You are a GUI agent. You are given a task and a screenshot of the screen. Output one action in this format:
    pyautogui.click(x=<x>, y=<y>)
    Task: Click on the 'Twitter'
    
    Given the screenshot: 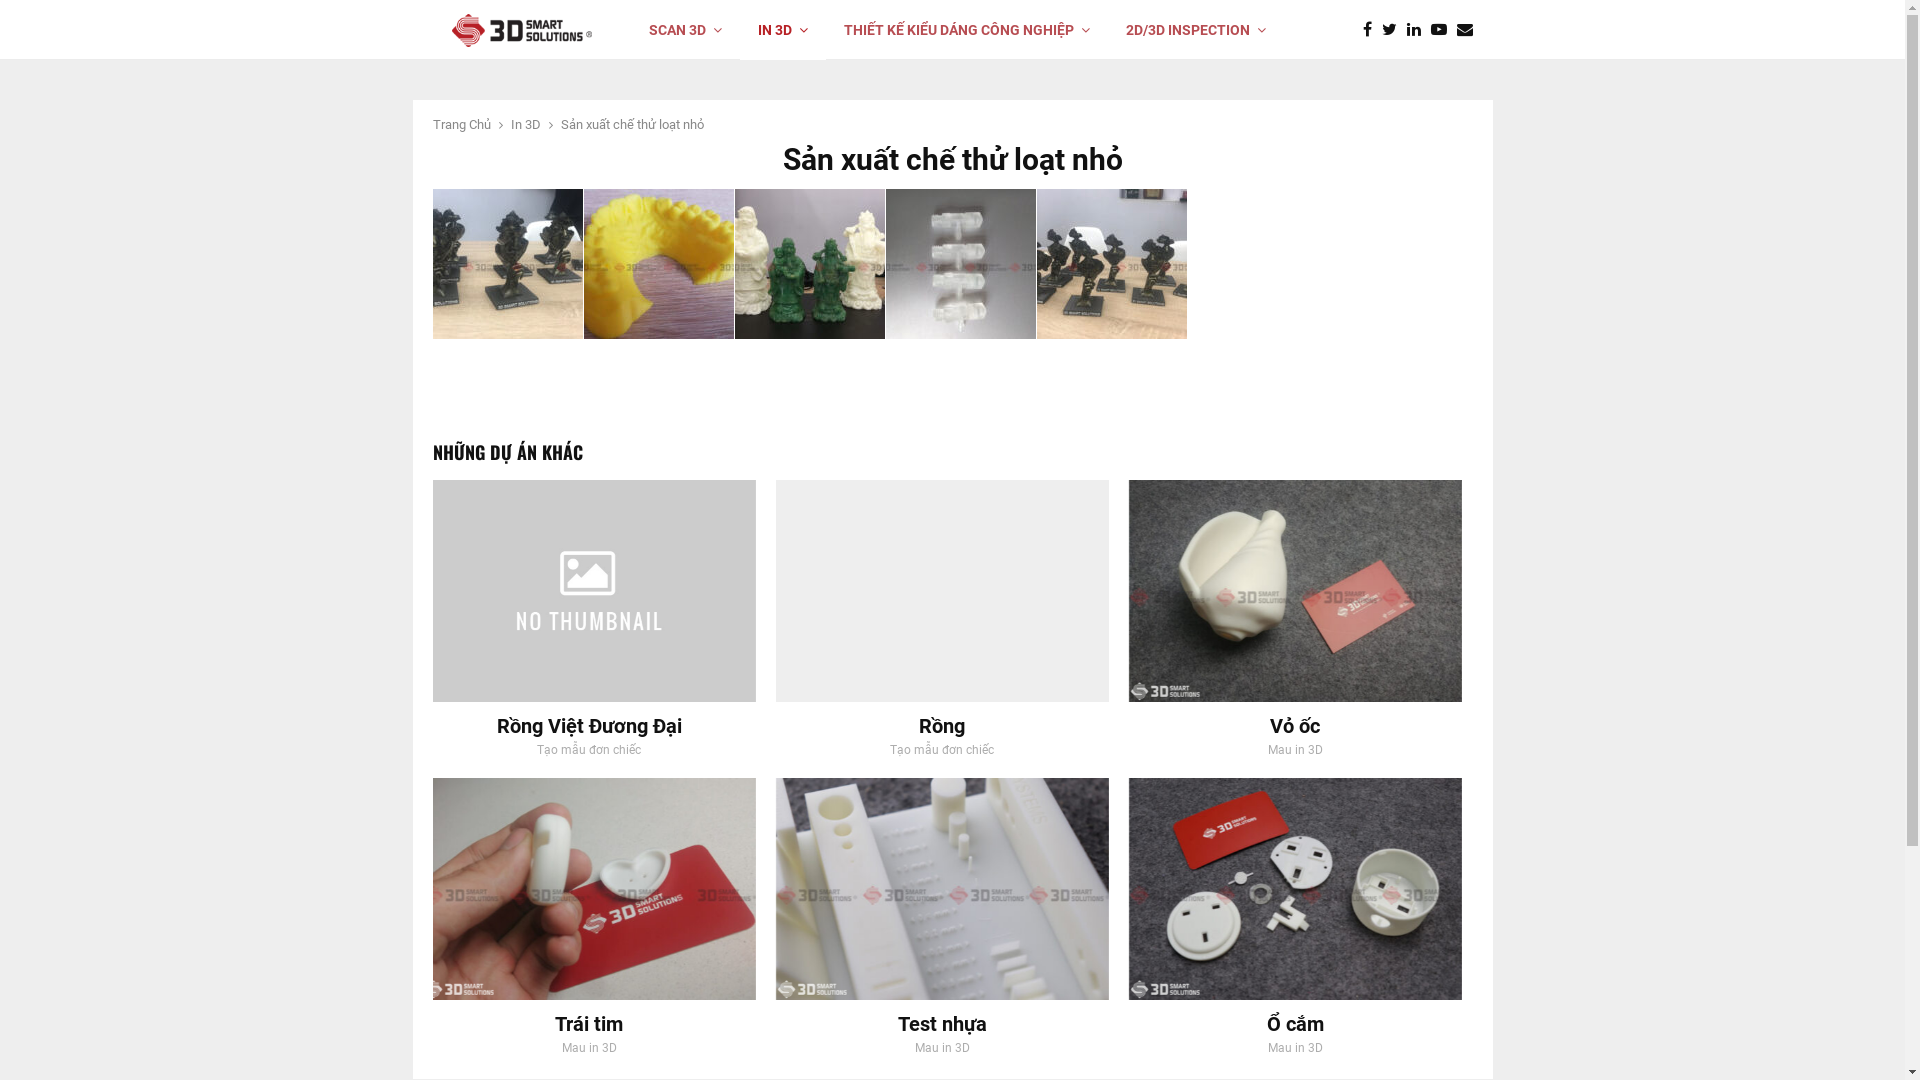 What is the action you would take?
    pyautogui.click(x=1381, y=30)
    